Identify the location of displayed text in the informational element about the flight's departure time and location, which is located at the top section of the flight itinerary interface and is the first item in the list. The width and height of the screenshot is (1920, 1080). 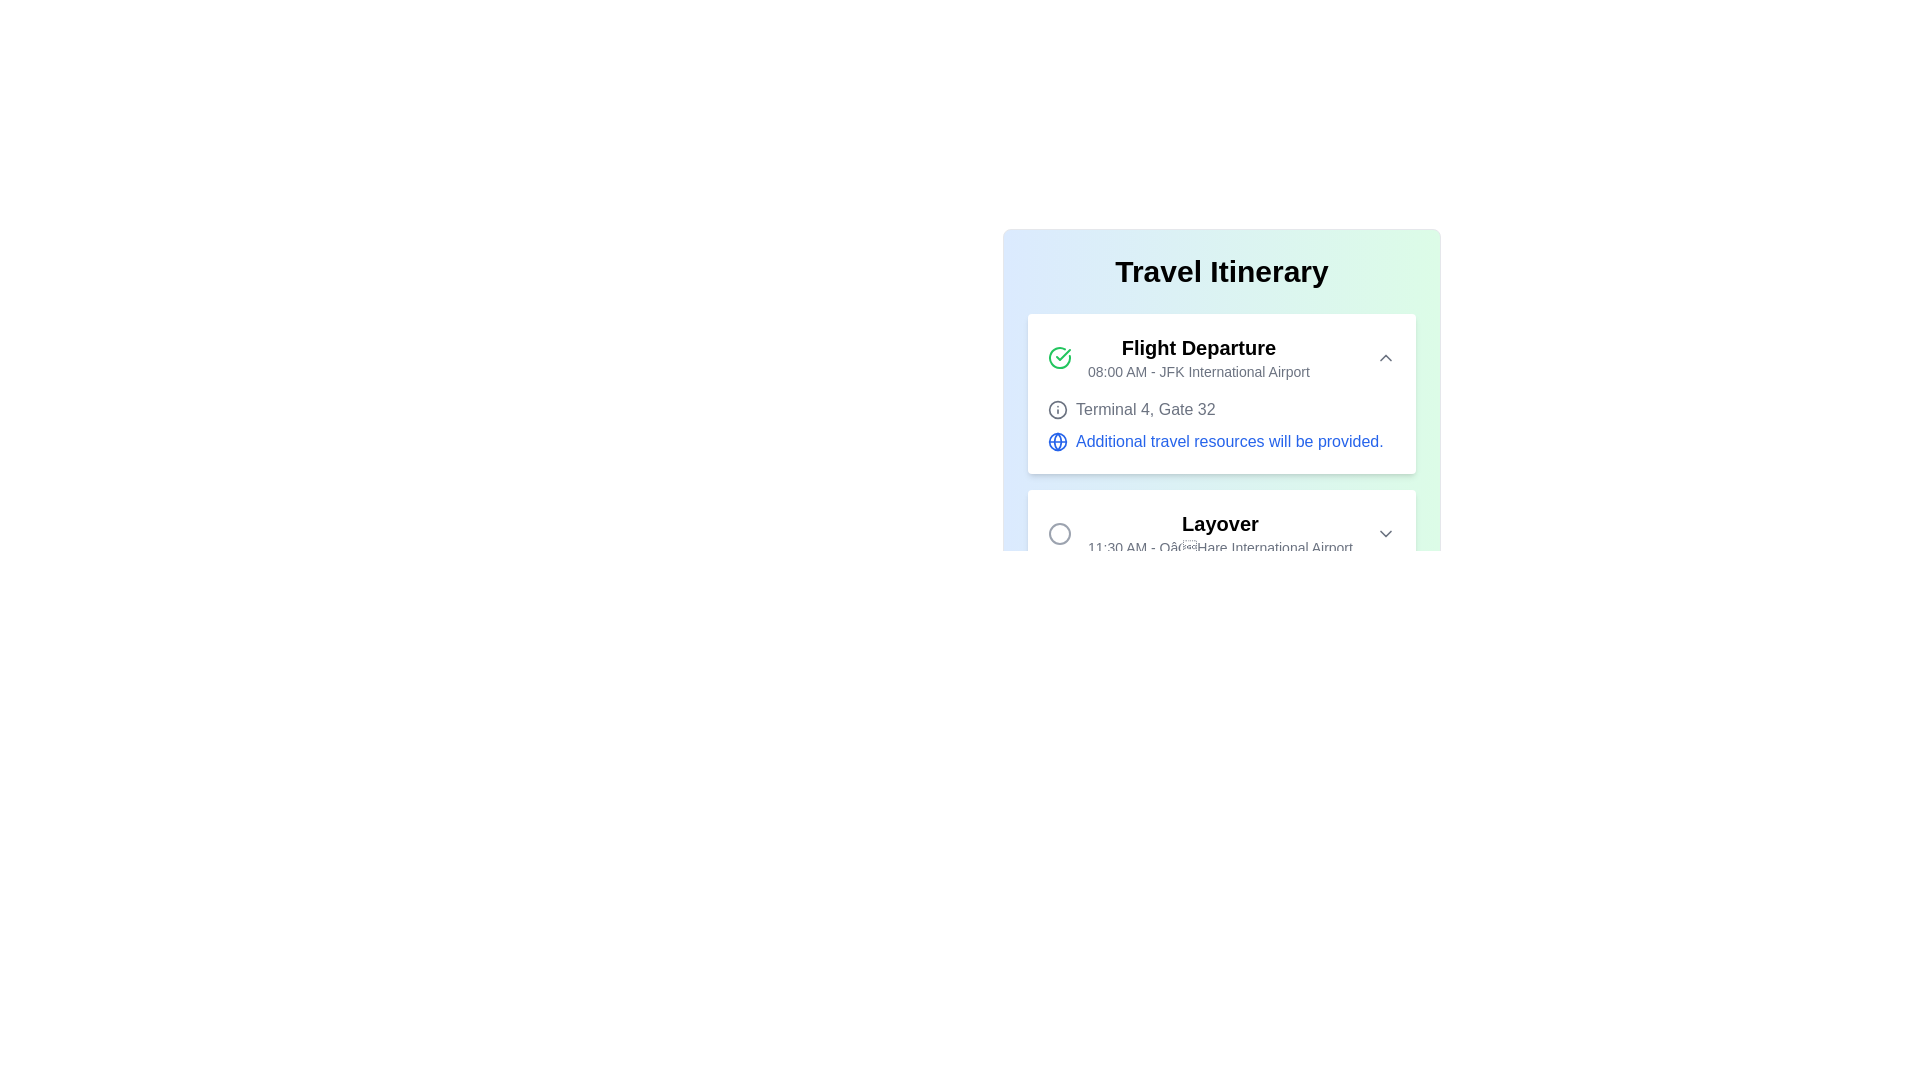
(1178, 357).